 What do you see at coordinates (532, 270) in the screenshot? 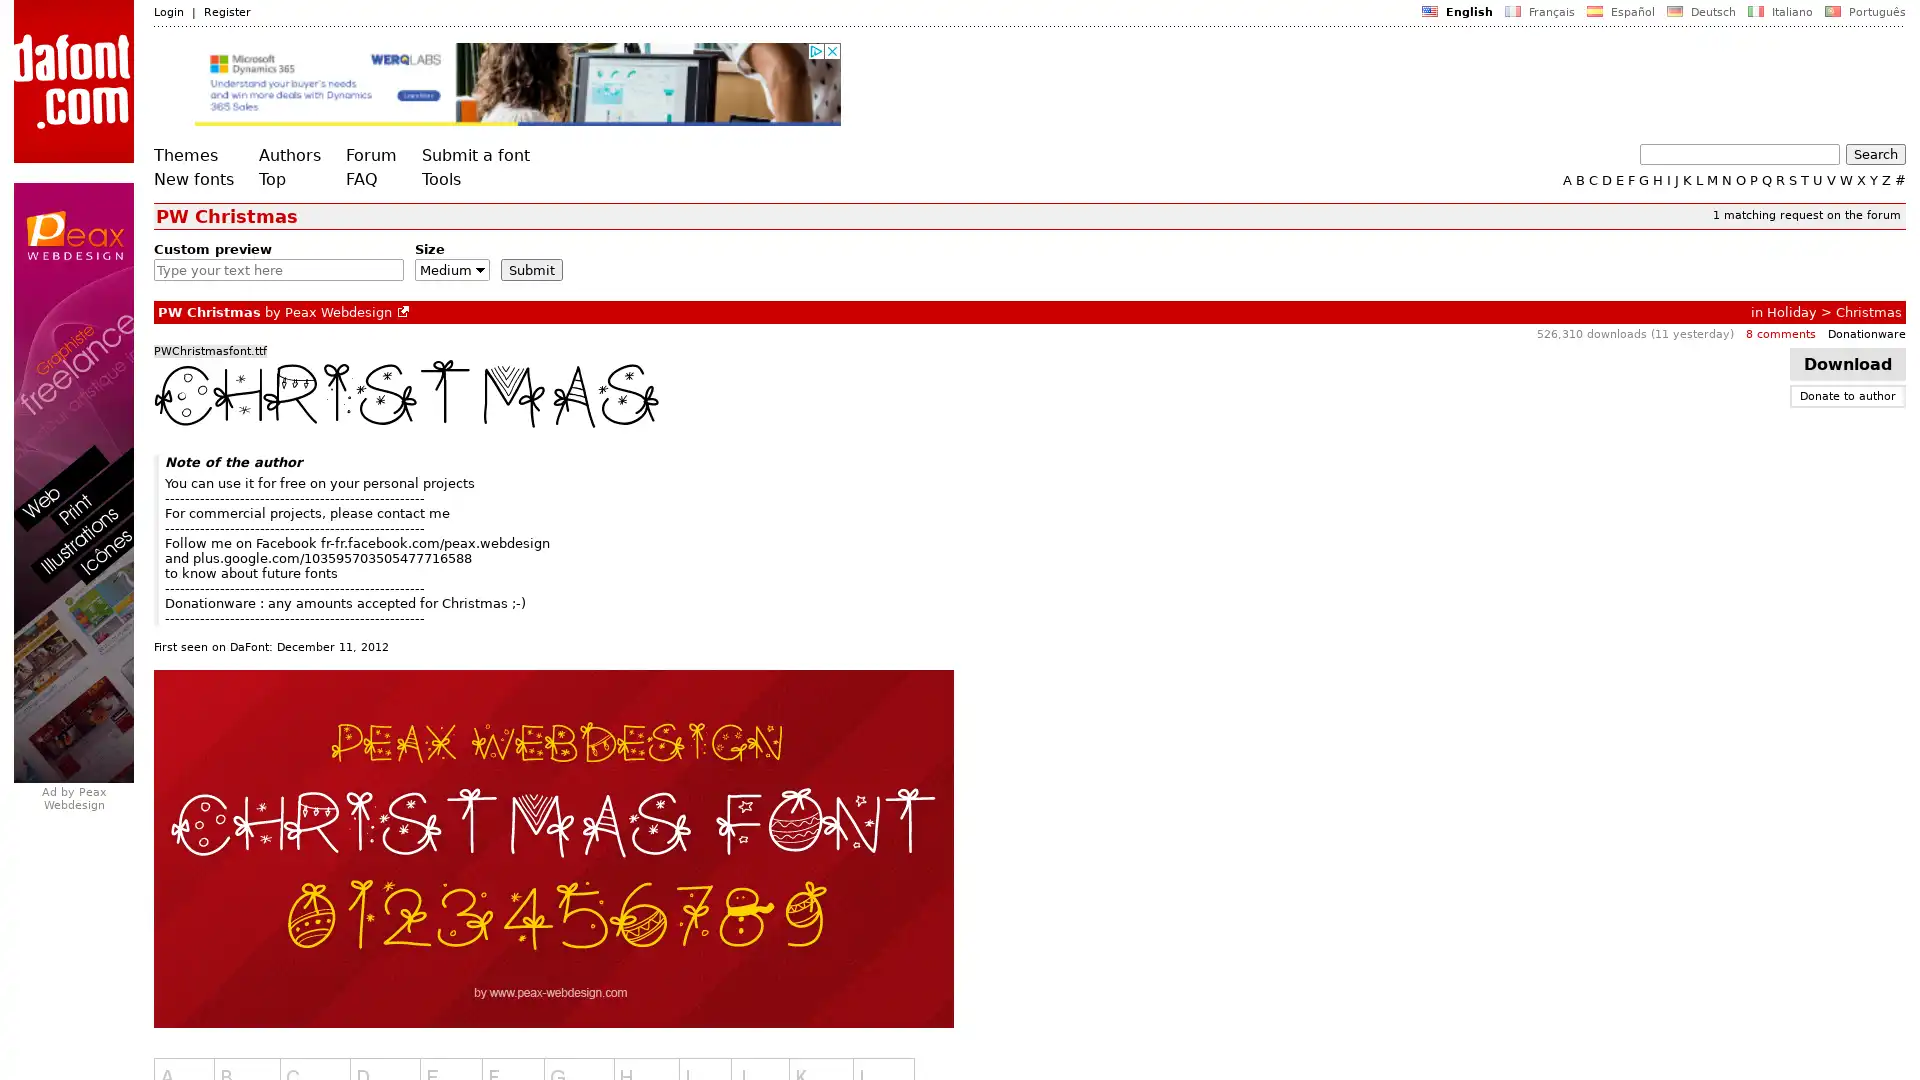
I see `Submit` at bounding box center [532, 270].